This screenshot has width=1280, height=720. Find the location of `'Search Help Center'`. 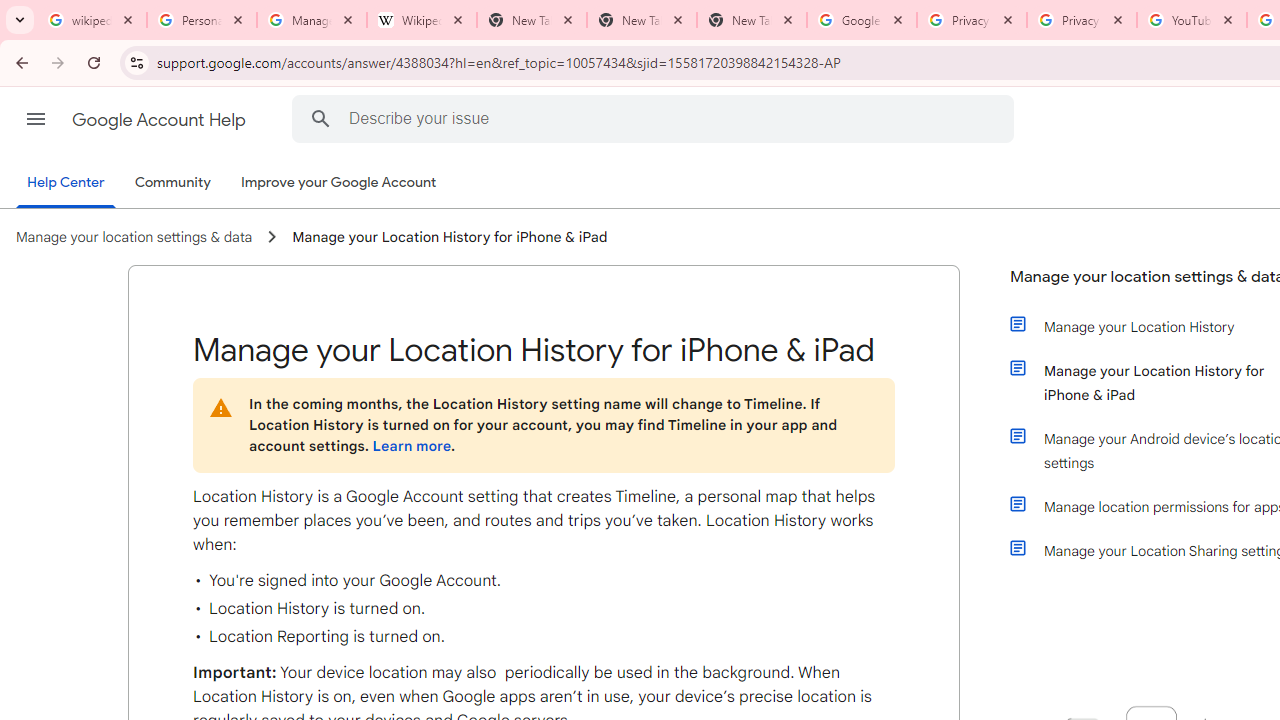

'Search Help Center' is located at coordinates (320, 118).